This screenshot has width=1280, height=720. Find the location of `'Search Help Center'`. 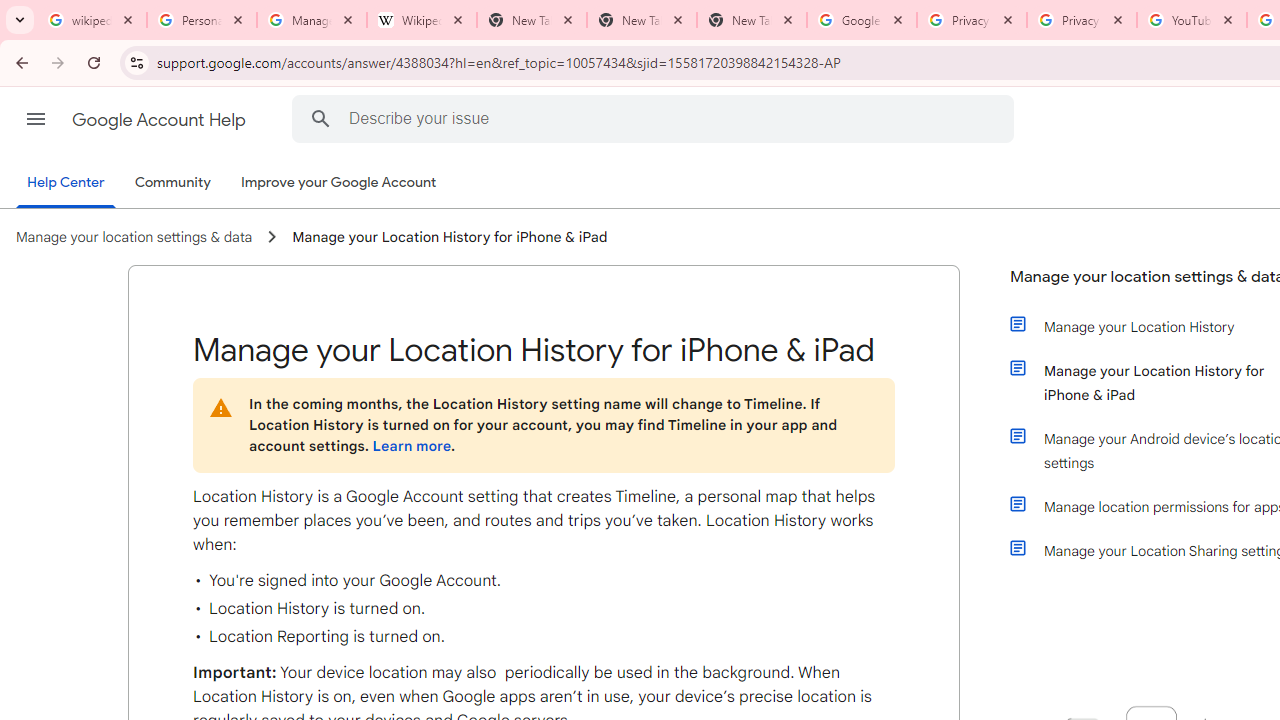

'Search Help Center' is located at coordinates (320, 118).